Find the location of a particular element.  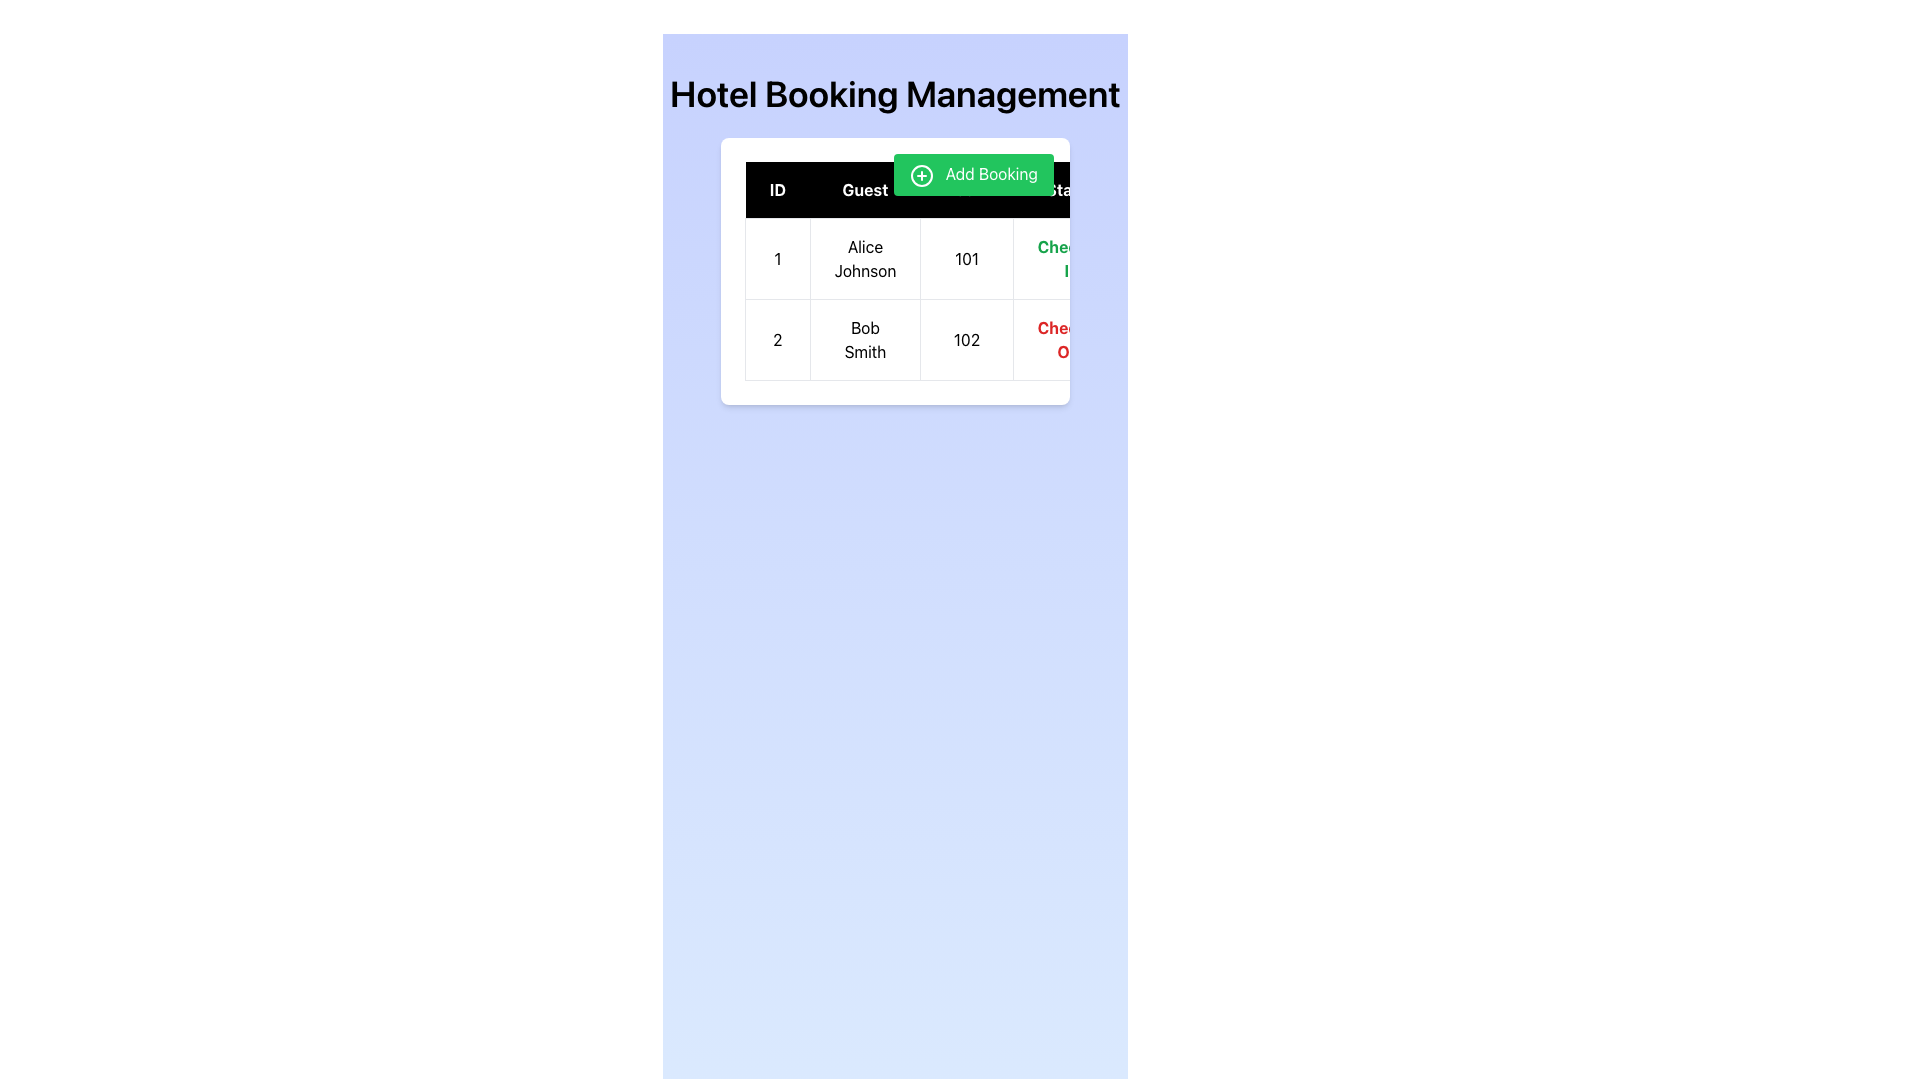

labels of the table header which includes 'ID', 'Guest', 'Room', 'Status', and 'Amount', styled with a black background and white text color is located at coordinates (993, 190).